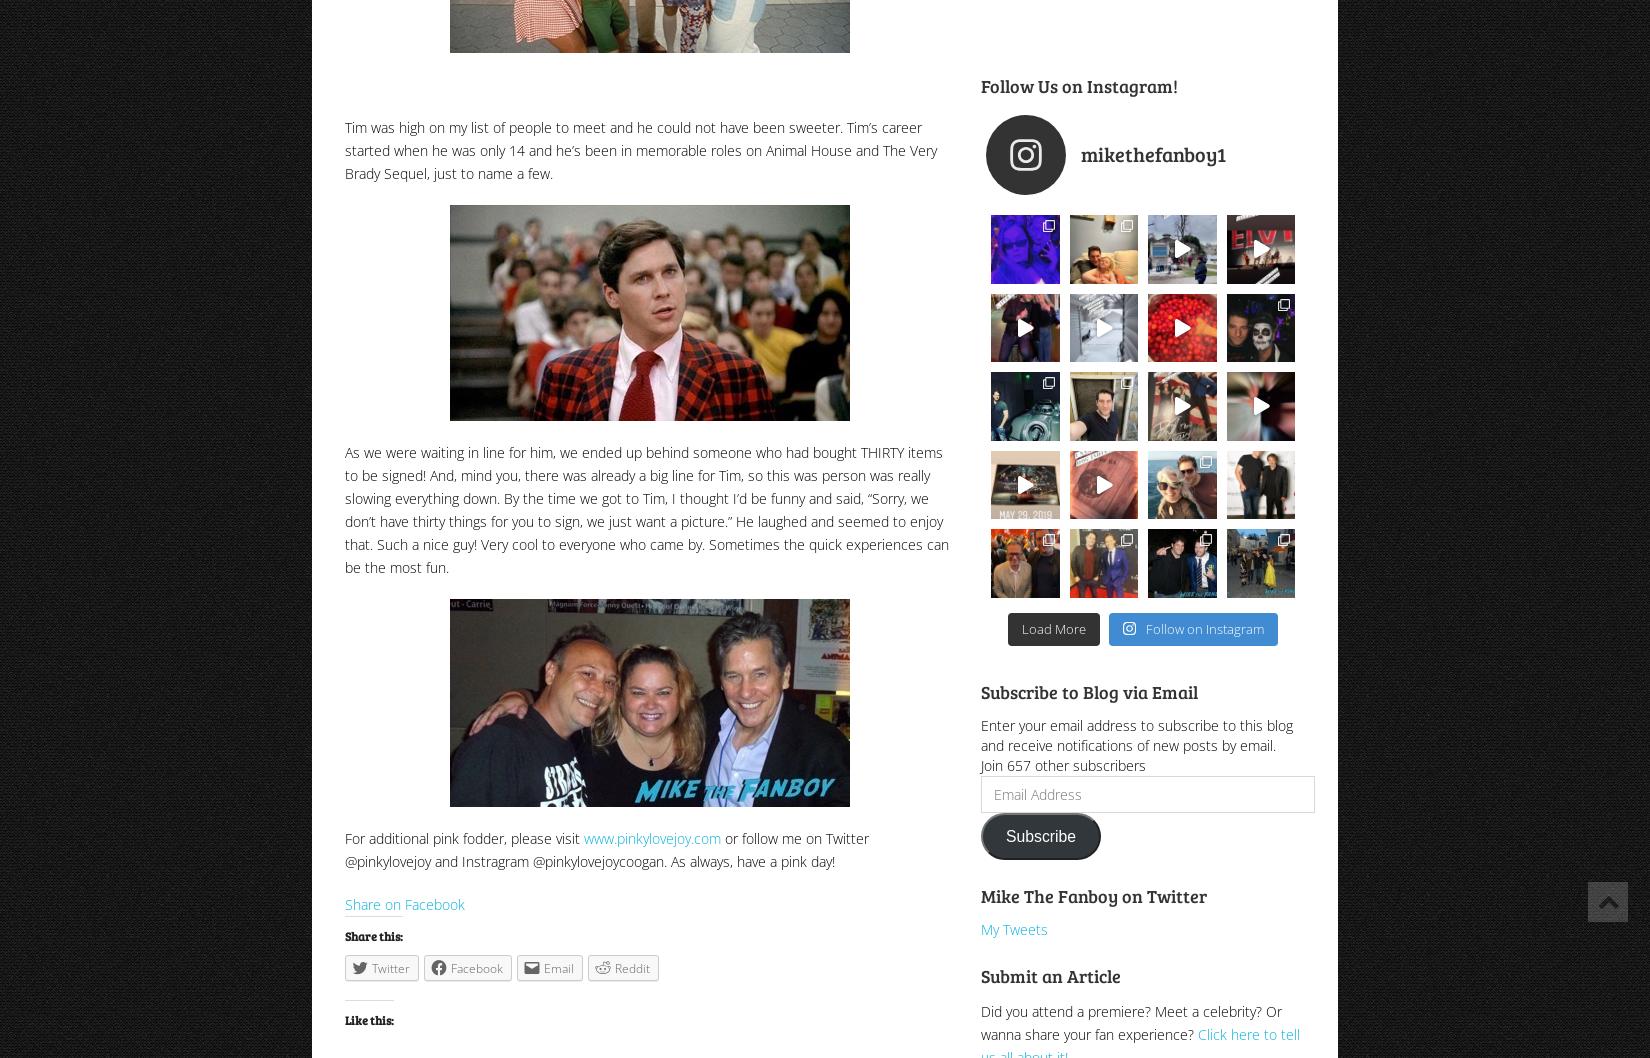 Image resolution: width=1650 pixels, height=1058 pixels. I want to click on 'As we were waiting in line for him, we ended up behind someone who had bought THIRTY items to be signed! And, mind you, there was already a big line for Tim, so this was person was really slowing everything down. By the time we got to Tim, I thought I’d be funny and said, “Sorry, we don’t have thirty things for you to sign, we just want a picture.” He laughed and seemed to enjoy that. Such a nice guy! Very cool to everyone who came by. Sometimes the quick experiences can be the most fun.', so click(645, 508).